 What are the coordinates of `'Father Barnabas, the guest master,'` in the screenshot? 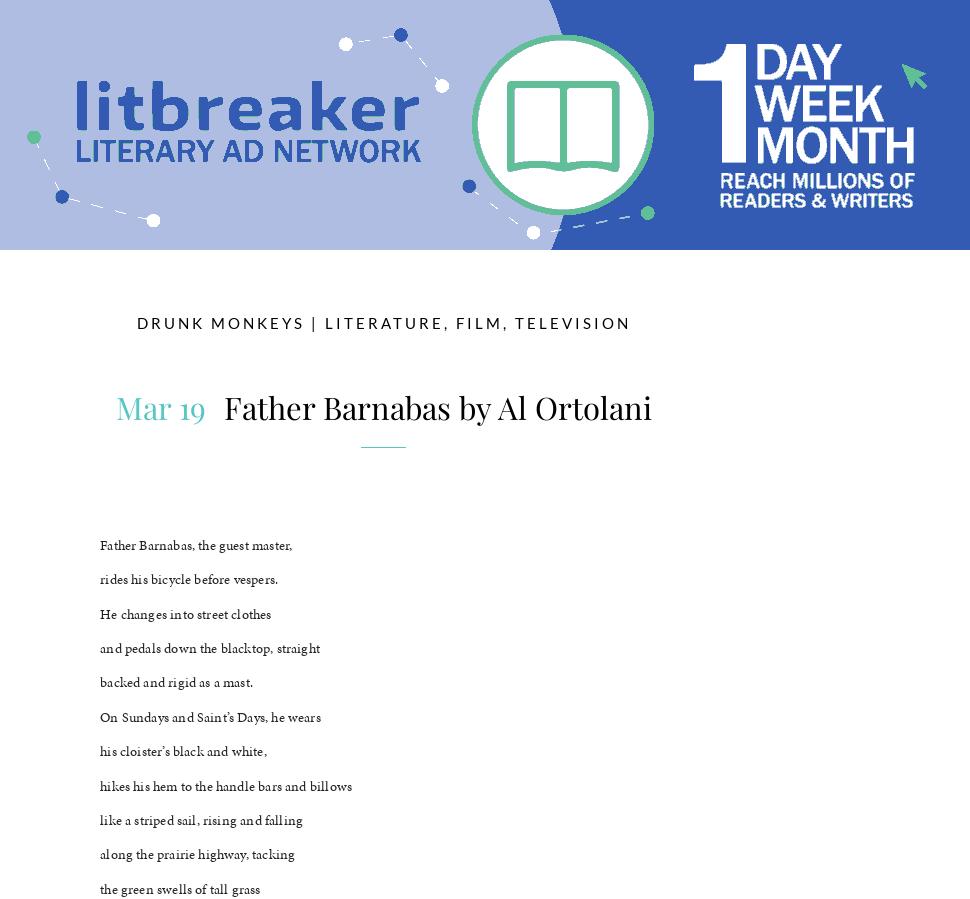 It's located at (196, 544).